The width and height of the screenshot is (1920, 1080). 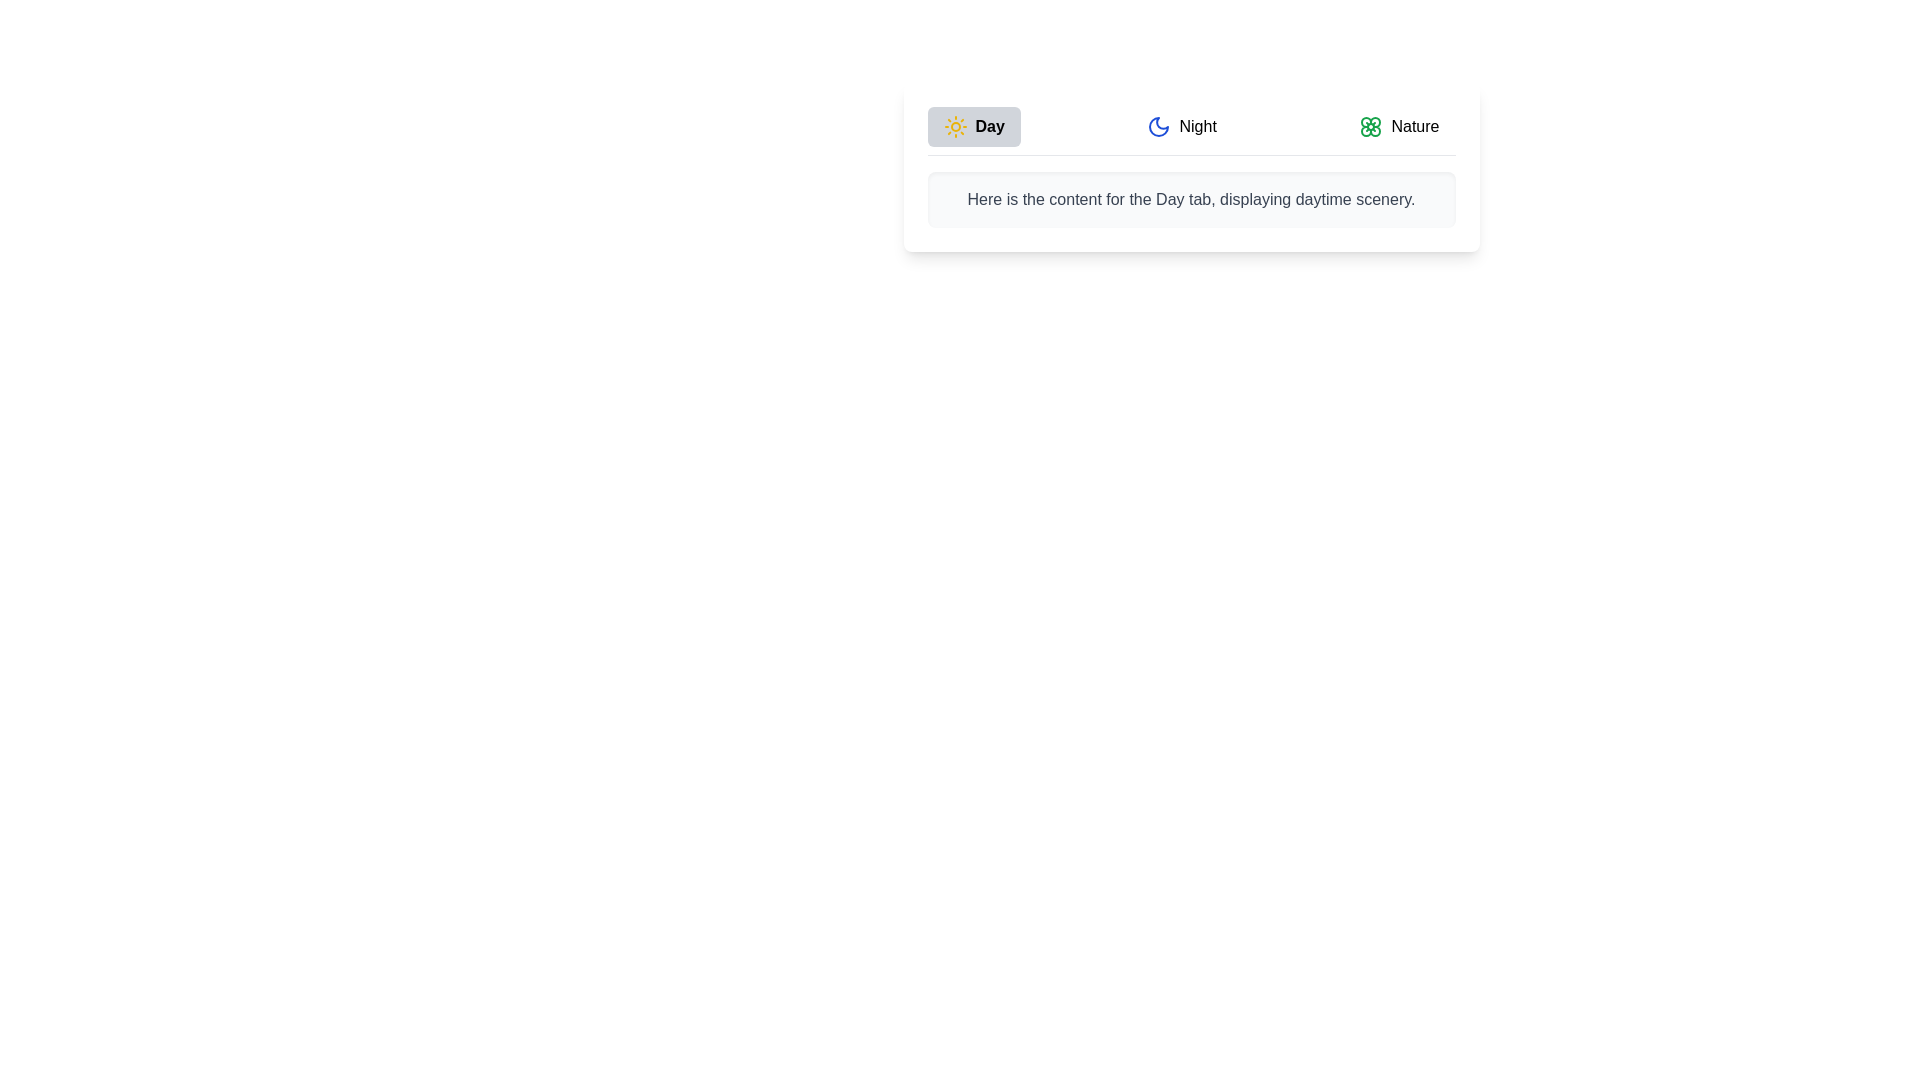 I want to click on the Night tab to activate it, so click(x=1182, y=127).